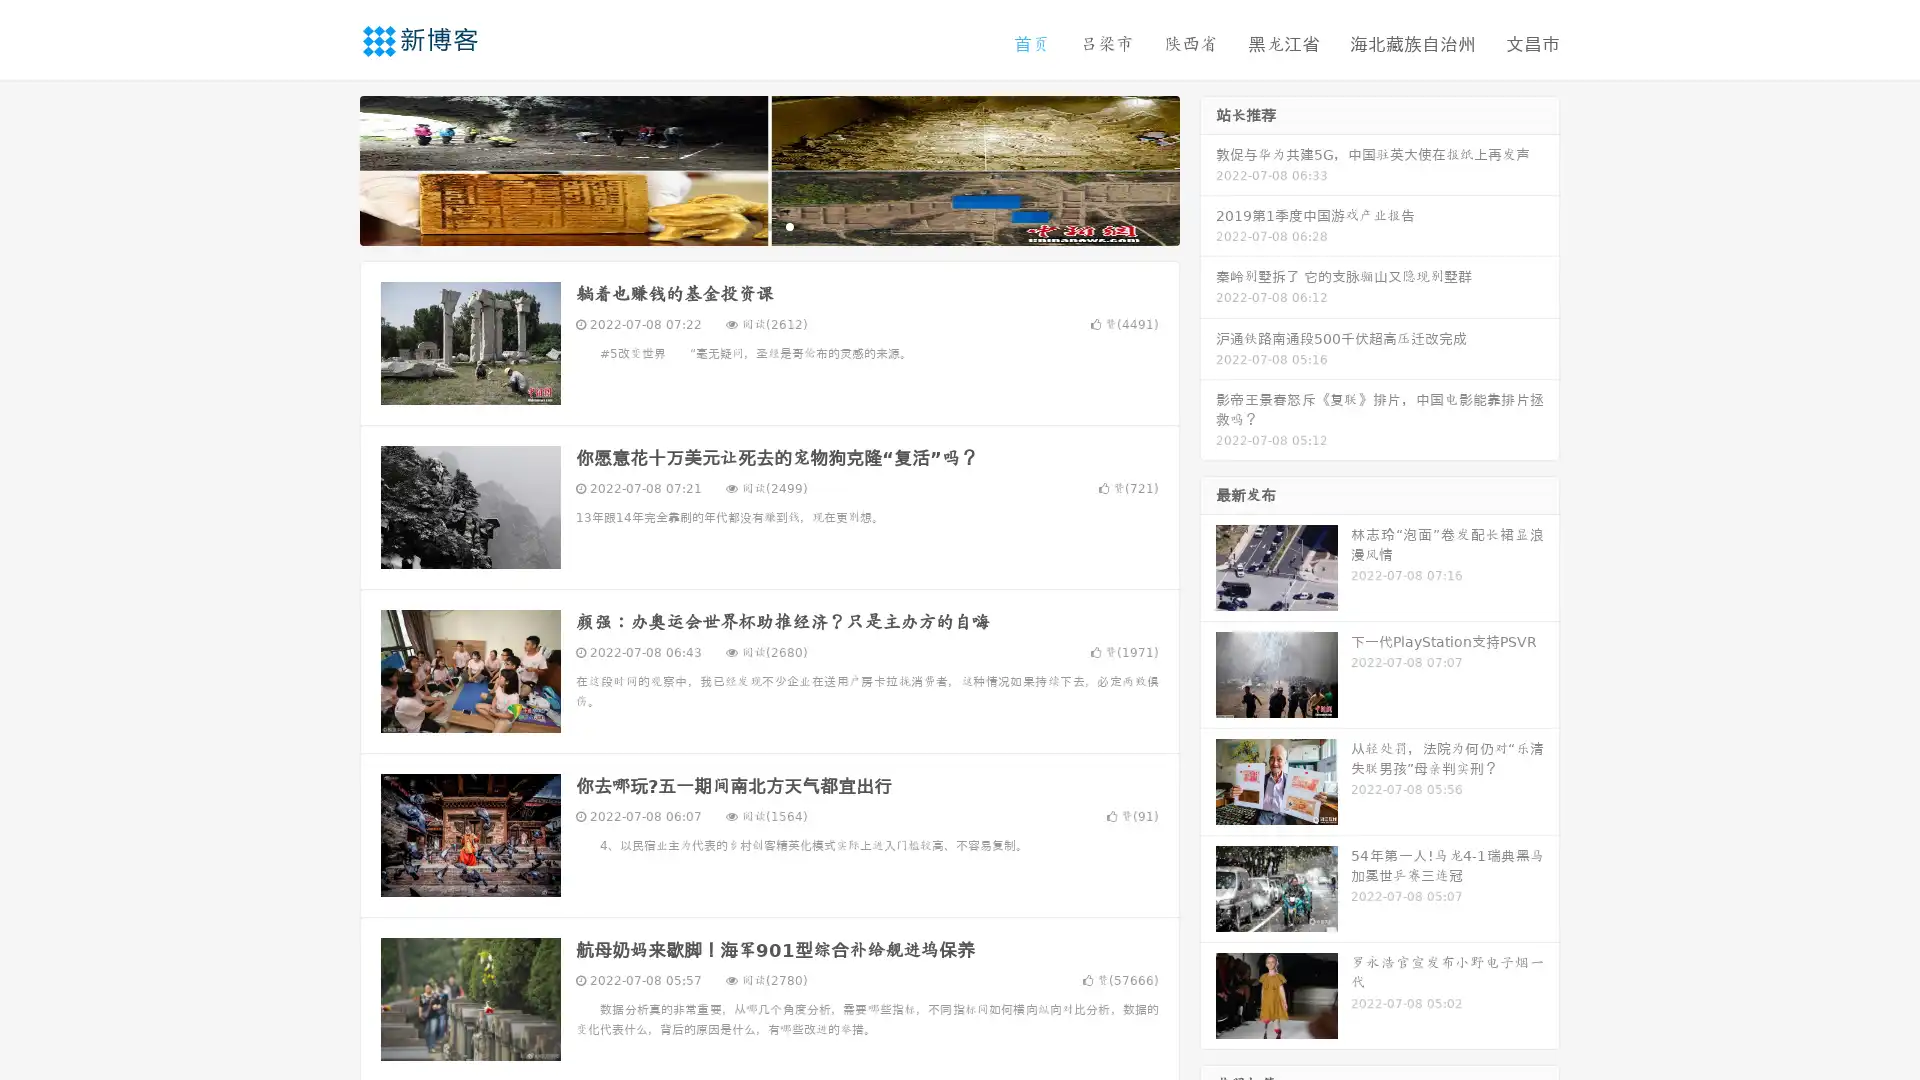 The width and height of the screenshot is (1920, 1080). I want to click on Go to slide 3, so click(789, 225).